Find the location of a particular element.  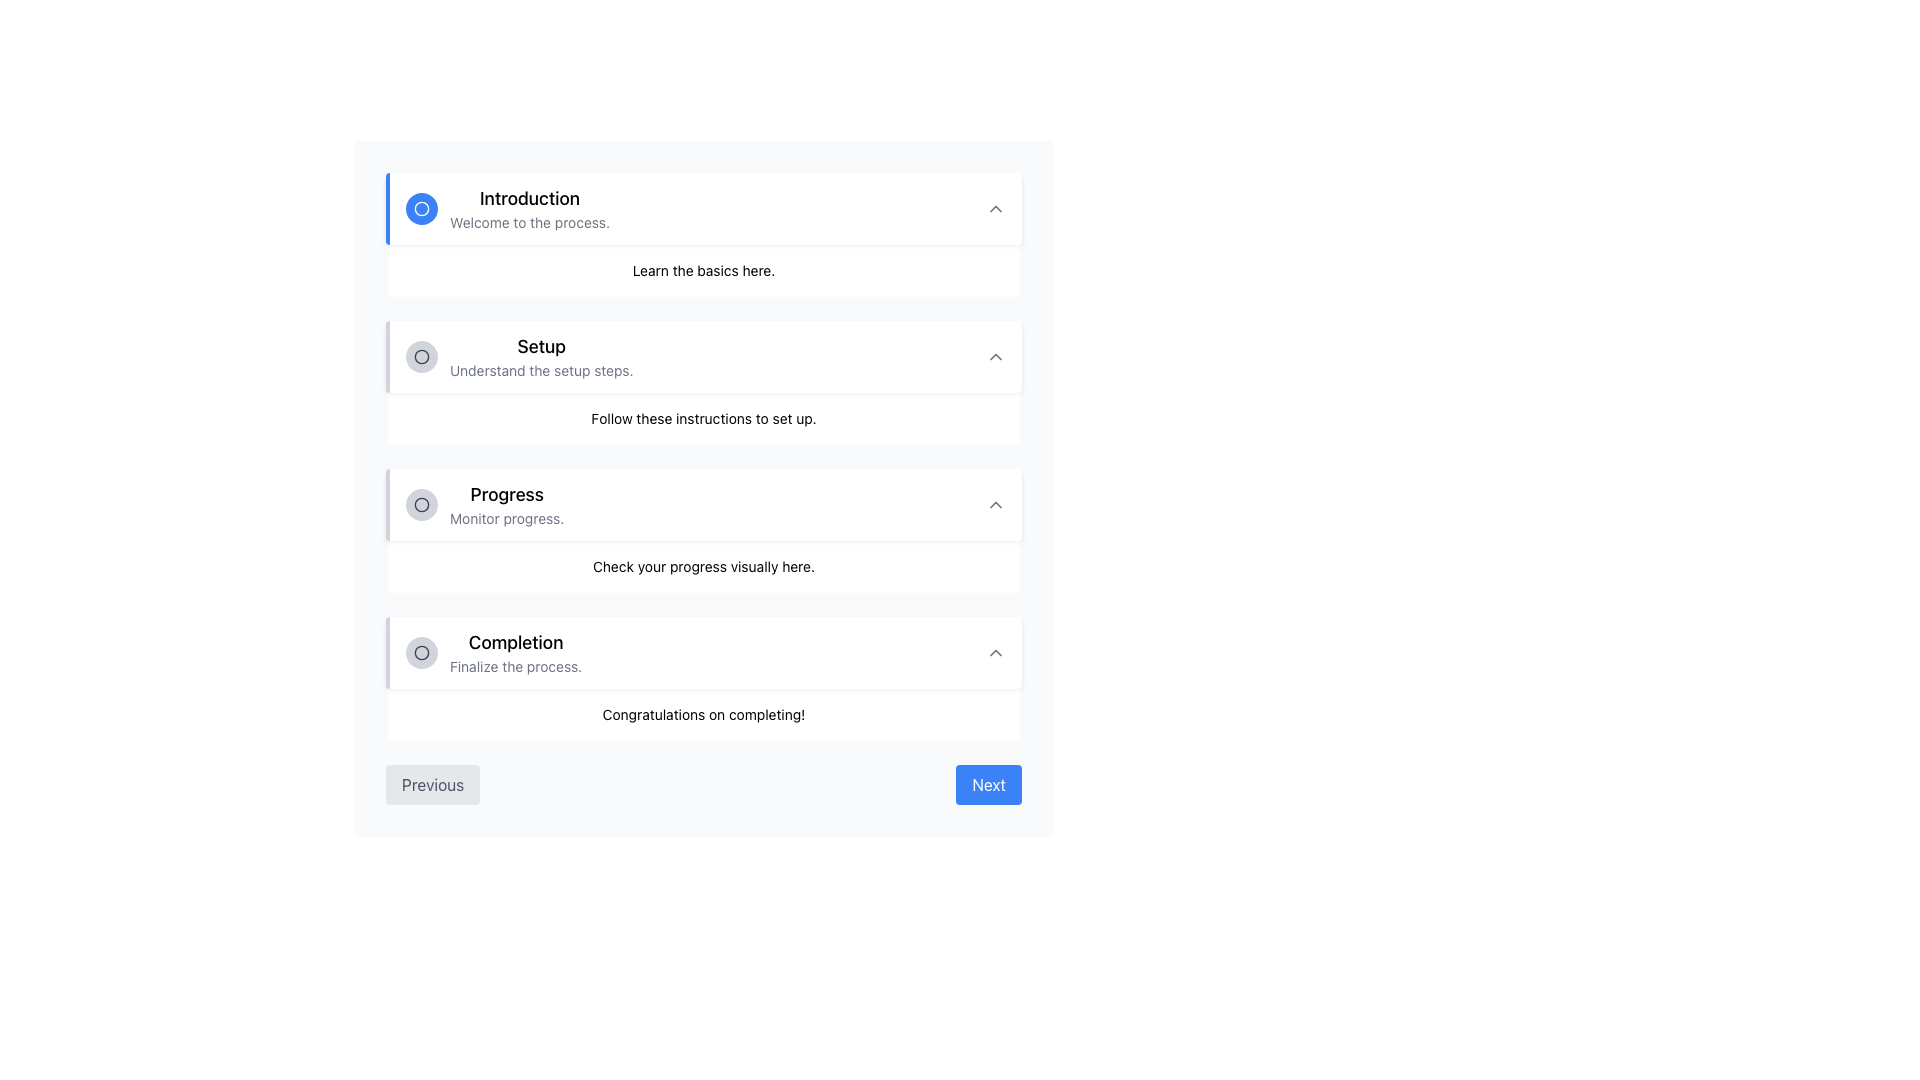

text label that displays 'Progress', which is the title of the third step in the navigation menu is located at coordinates (507, 494).